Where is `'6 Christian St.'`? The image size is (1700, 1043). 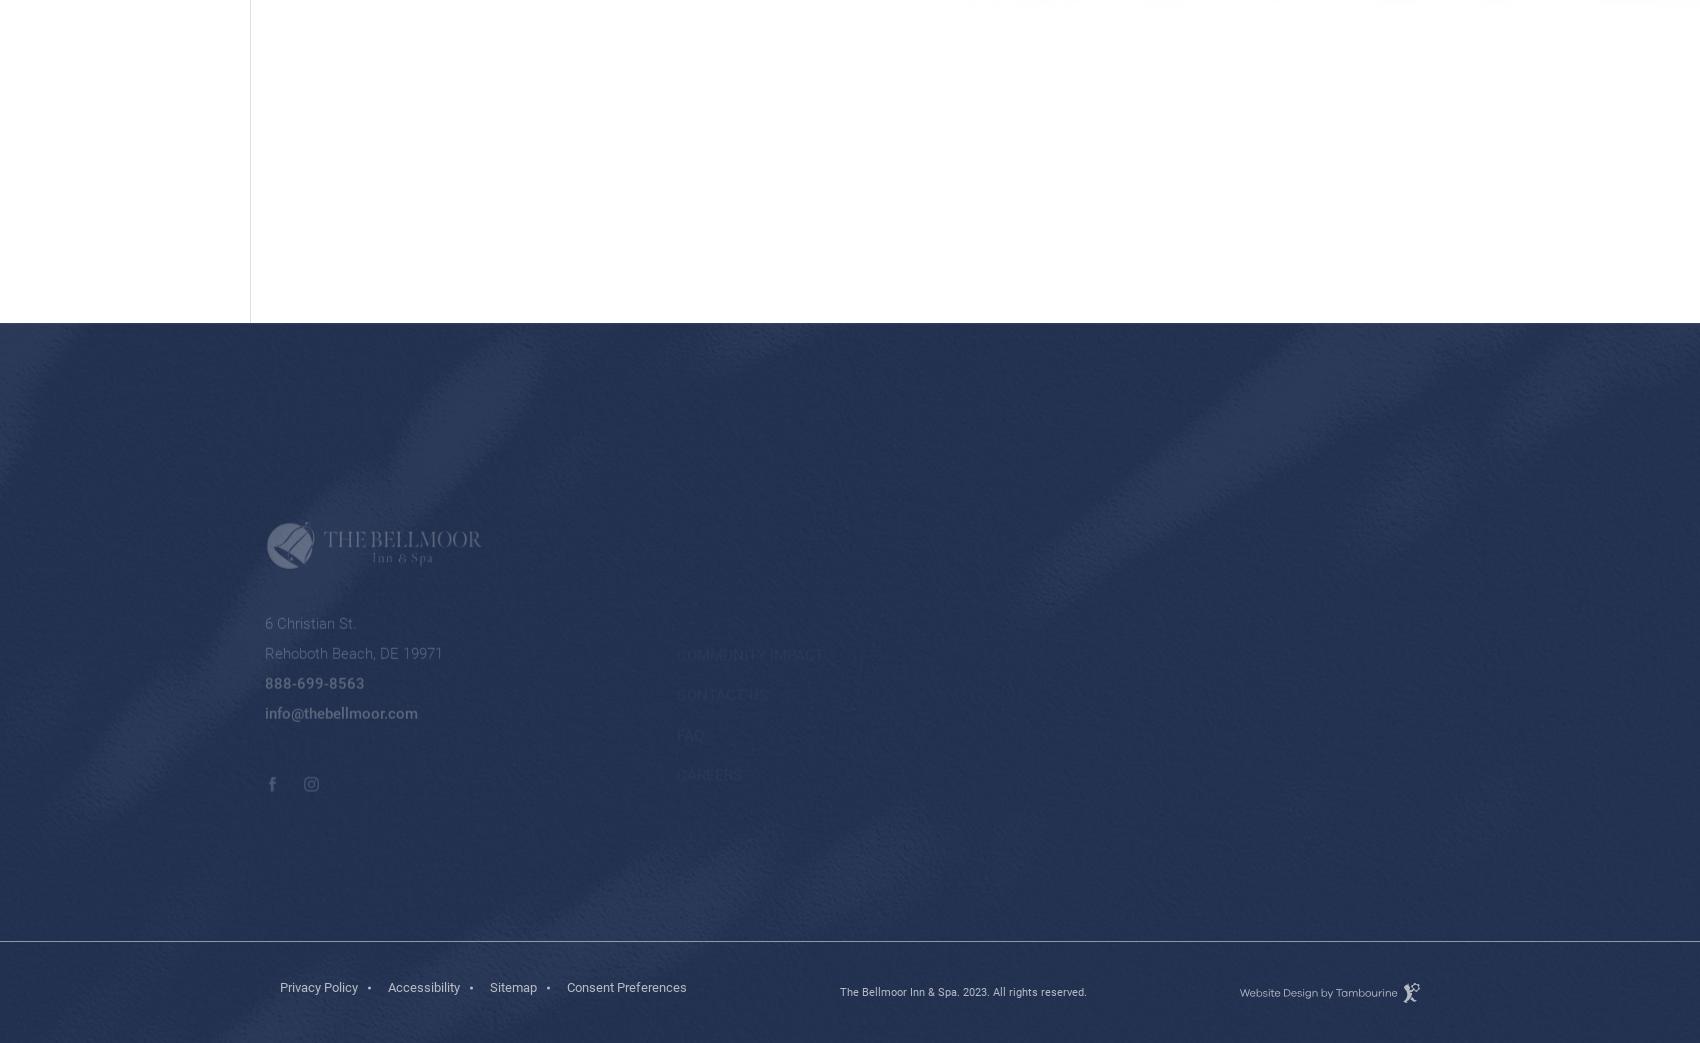
'6 Christian St.' is located at coordinates (310, 549).